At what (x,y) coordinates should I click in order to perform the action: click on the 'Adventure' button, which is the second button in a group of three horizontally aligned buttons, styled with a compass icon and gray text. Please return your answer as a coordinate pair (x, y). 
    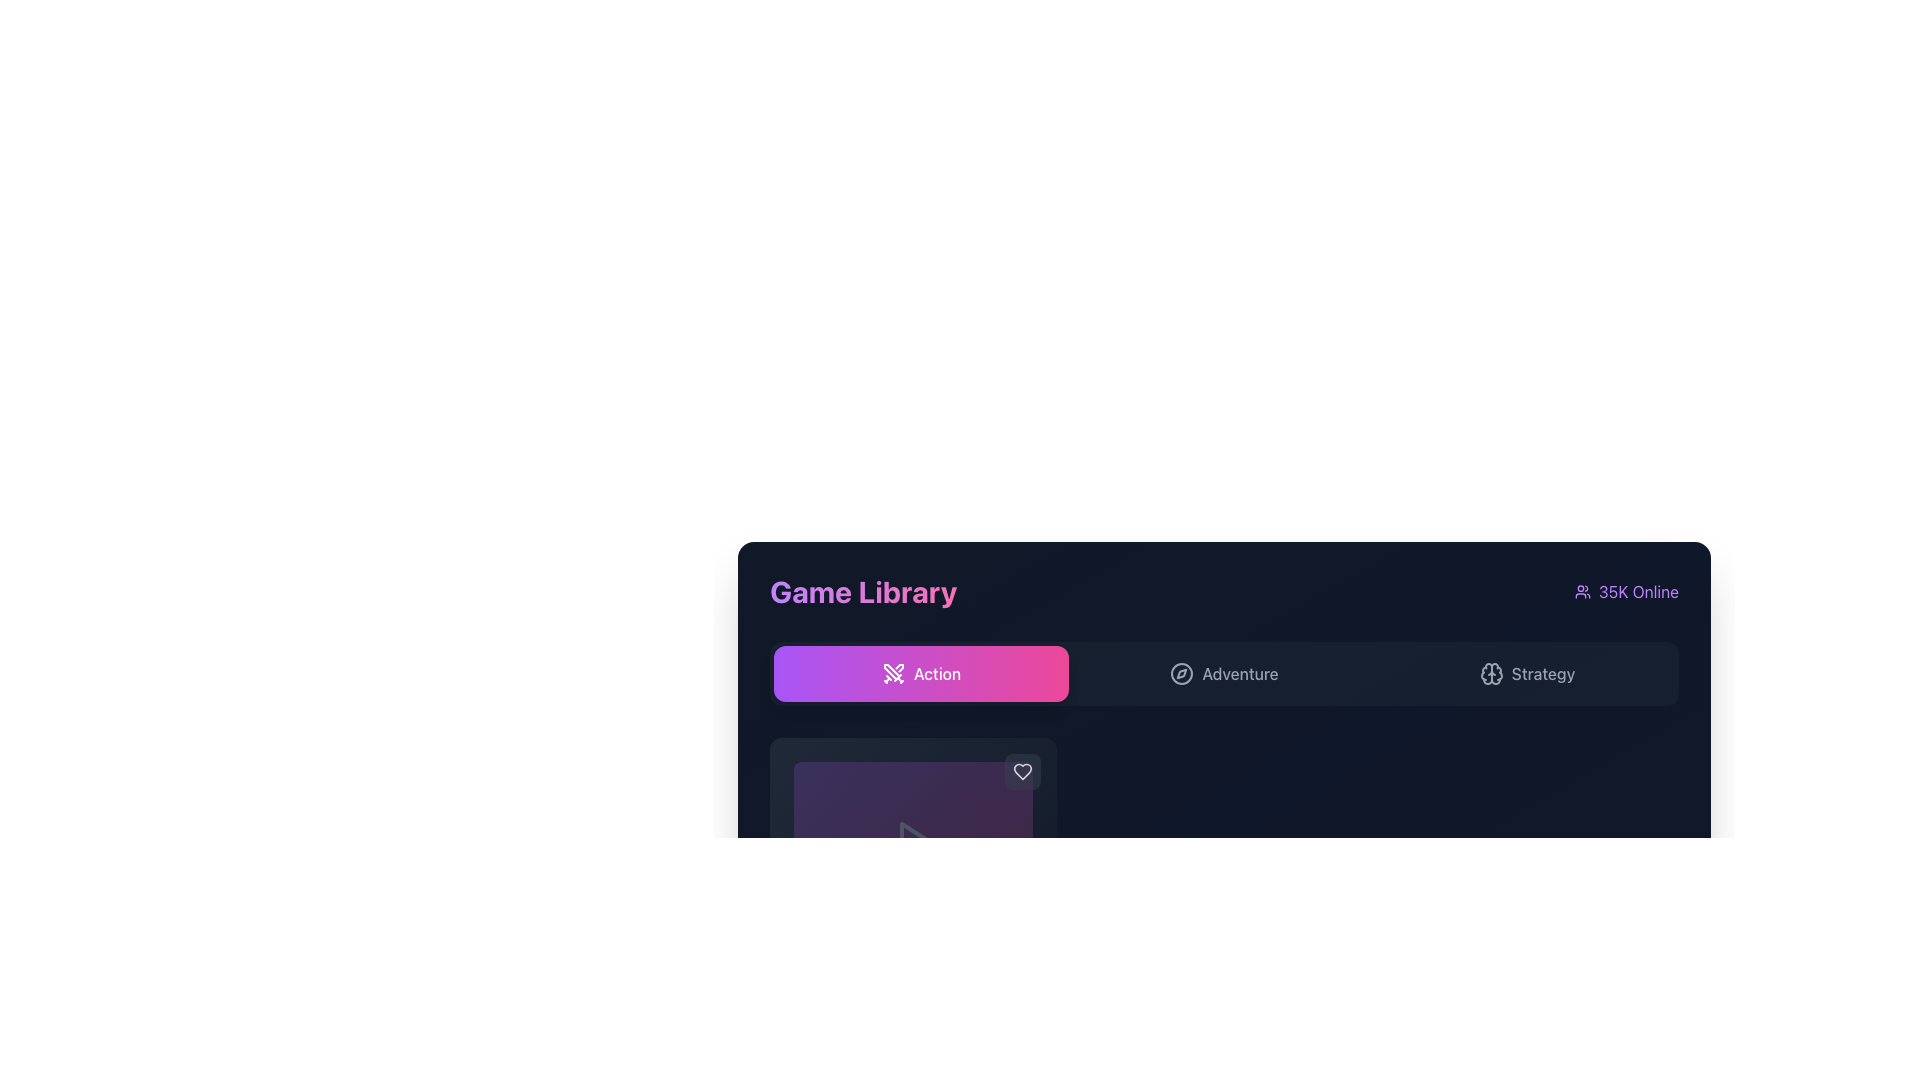
    Looking at the image, I should click on (1223, 674).